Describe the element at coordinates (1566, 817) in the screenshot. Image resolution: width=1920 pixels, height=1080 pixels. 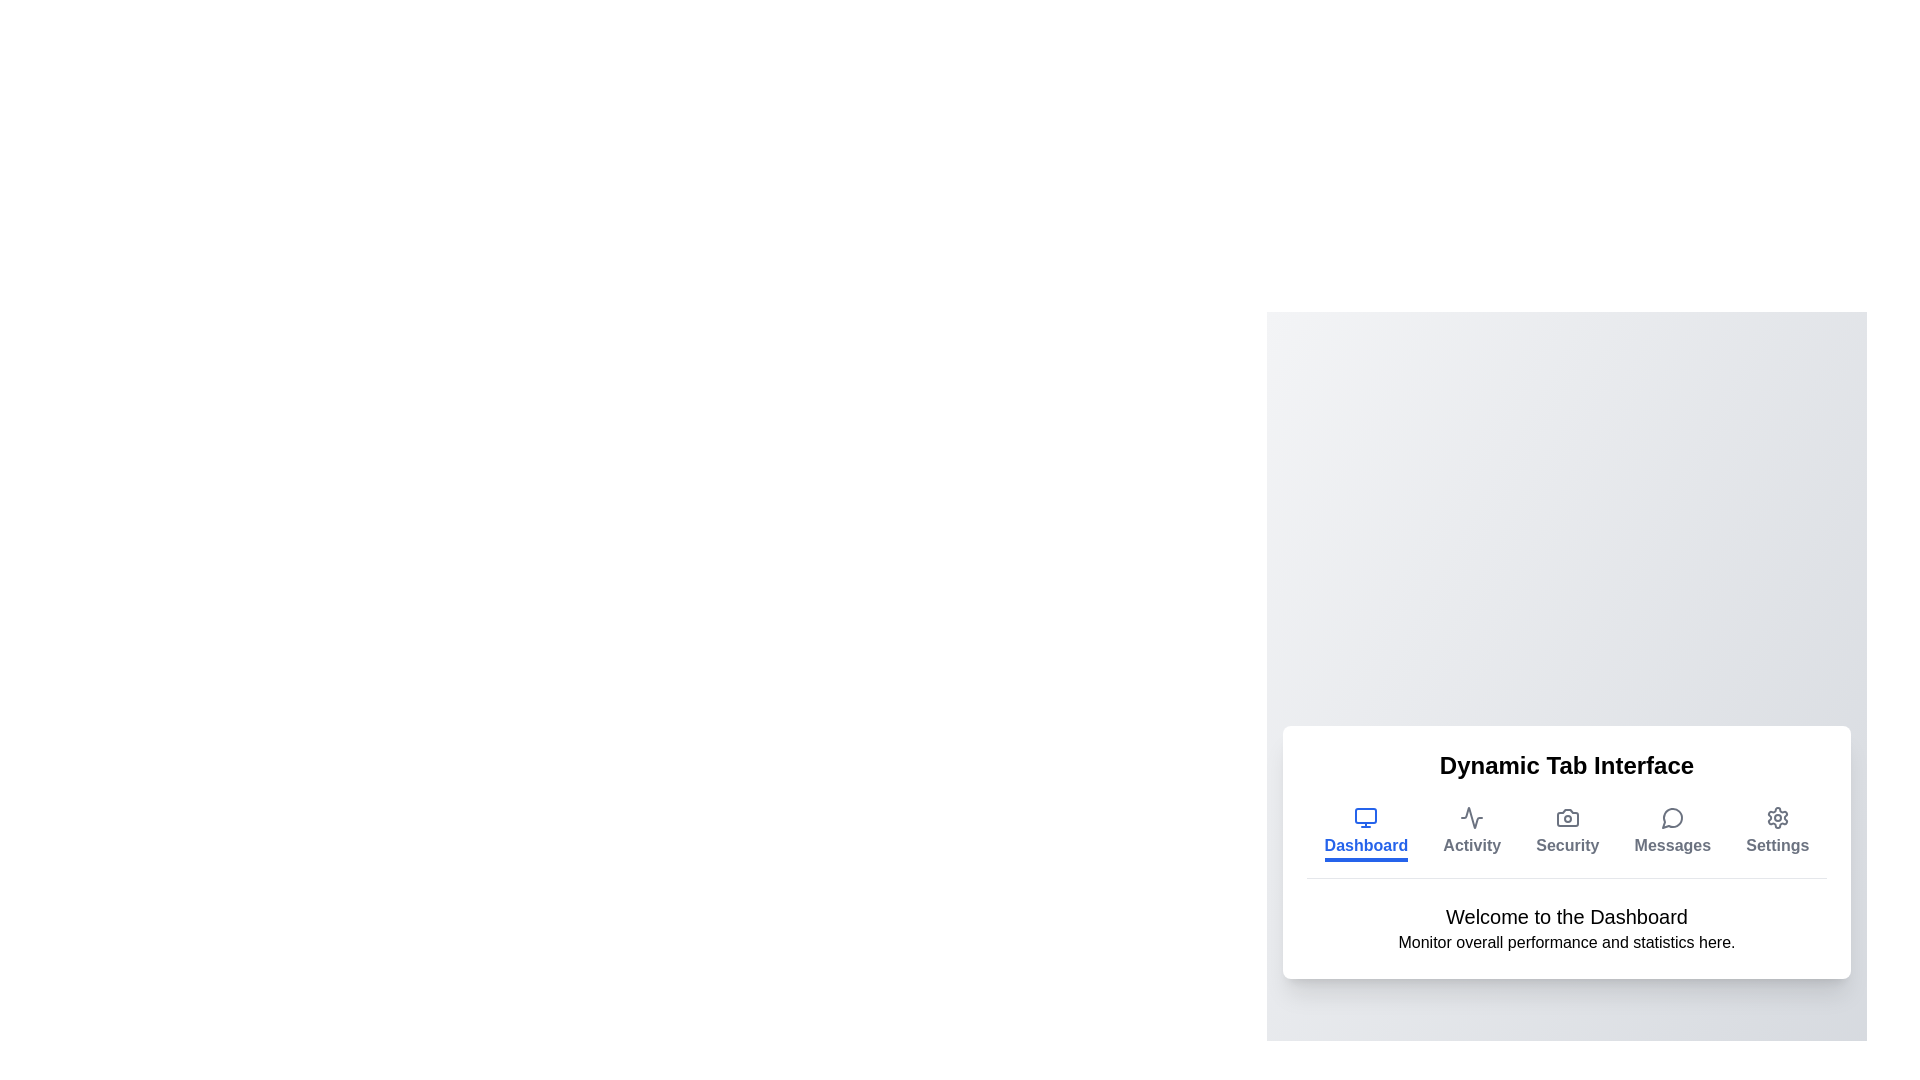
I see `the camera icon representing the 'Security' section, which is centrally located in the bottom navigation bar between the 'Activity' and 'Messages' tabs` at that location.